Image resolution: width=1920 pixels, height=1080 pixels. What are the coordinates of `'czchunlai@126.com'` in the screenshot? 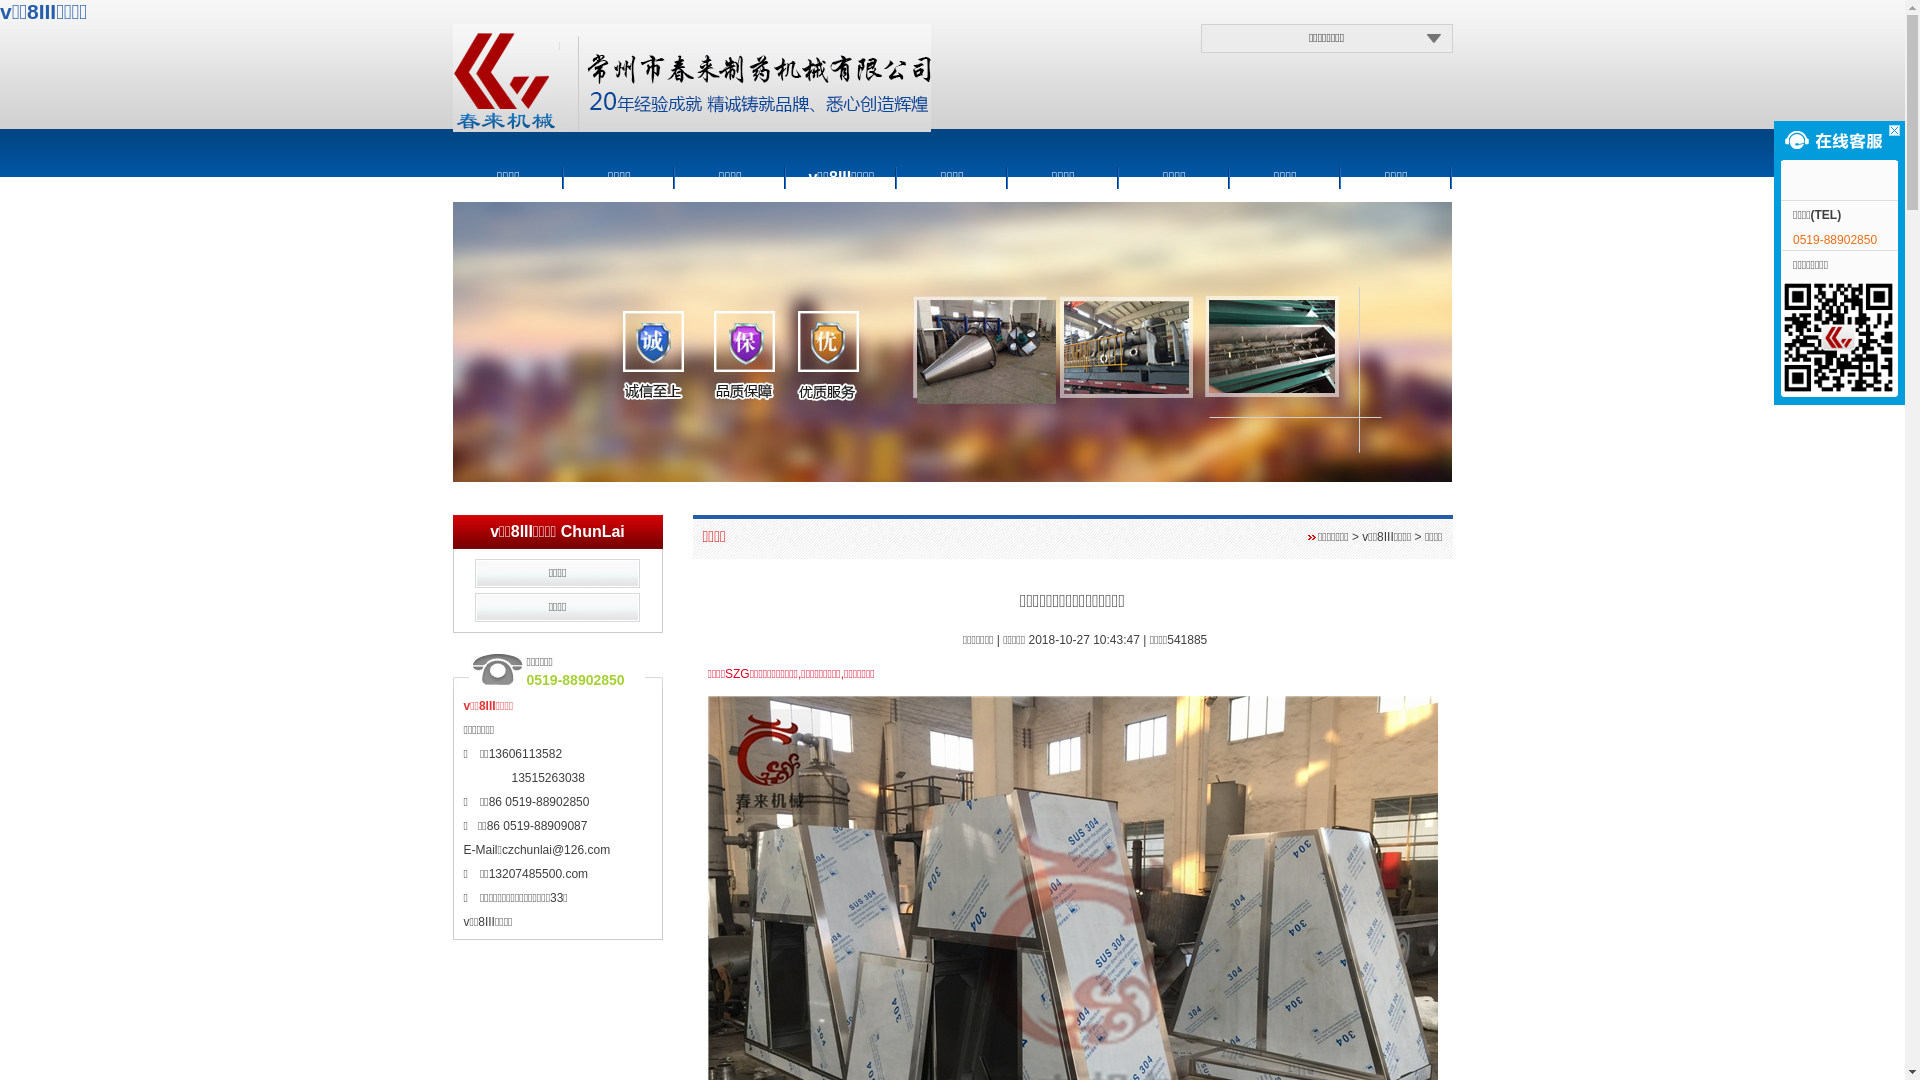 It's located at (556, 849).